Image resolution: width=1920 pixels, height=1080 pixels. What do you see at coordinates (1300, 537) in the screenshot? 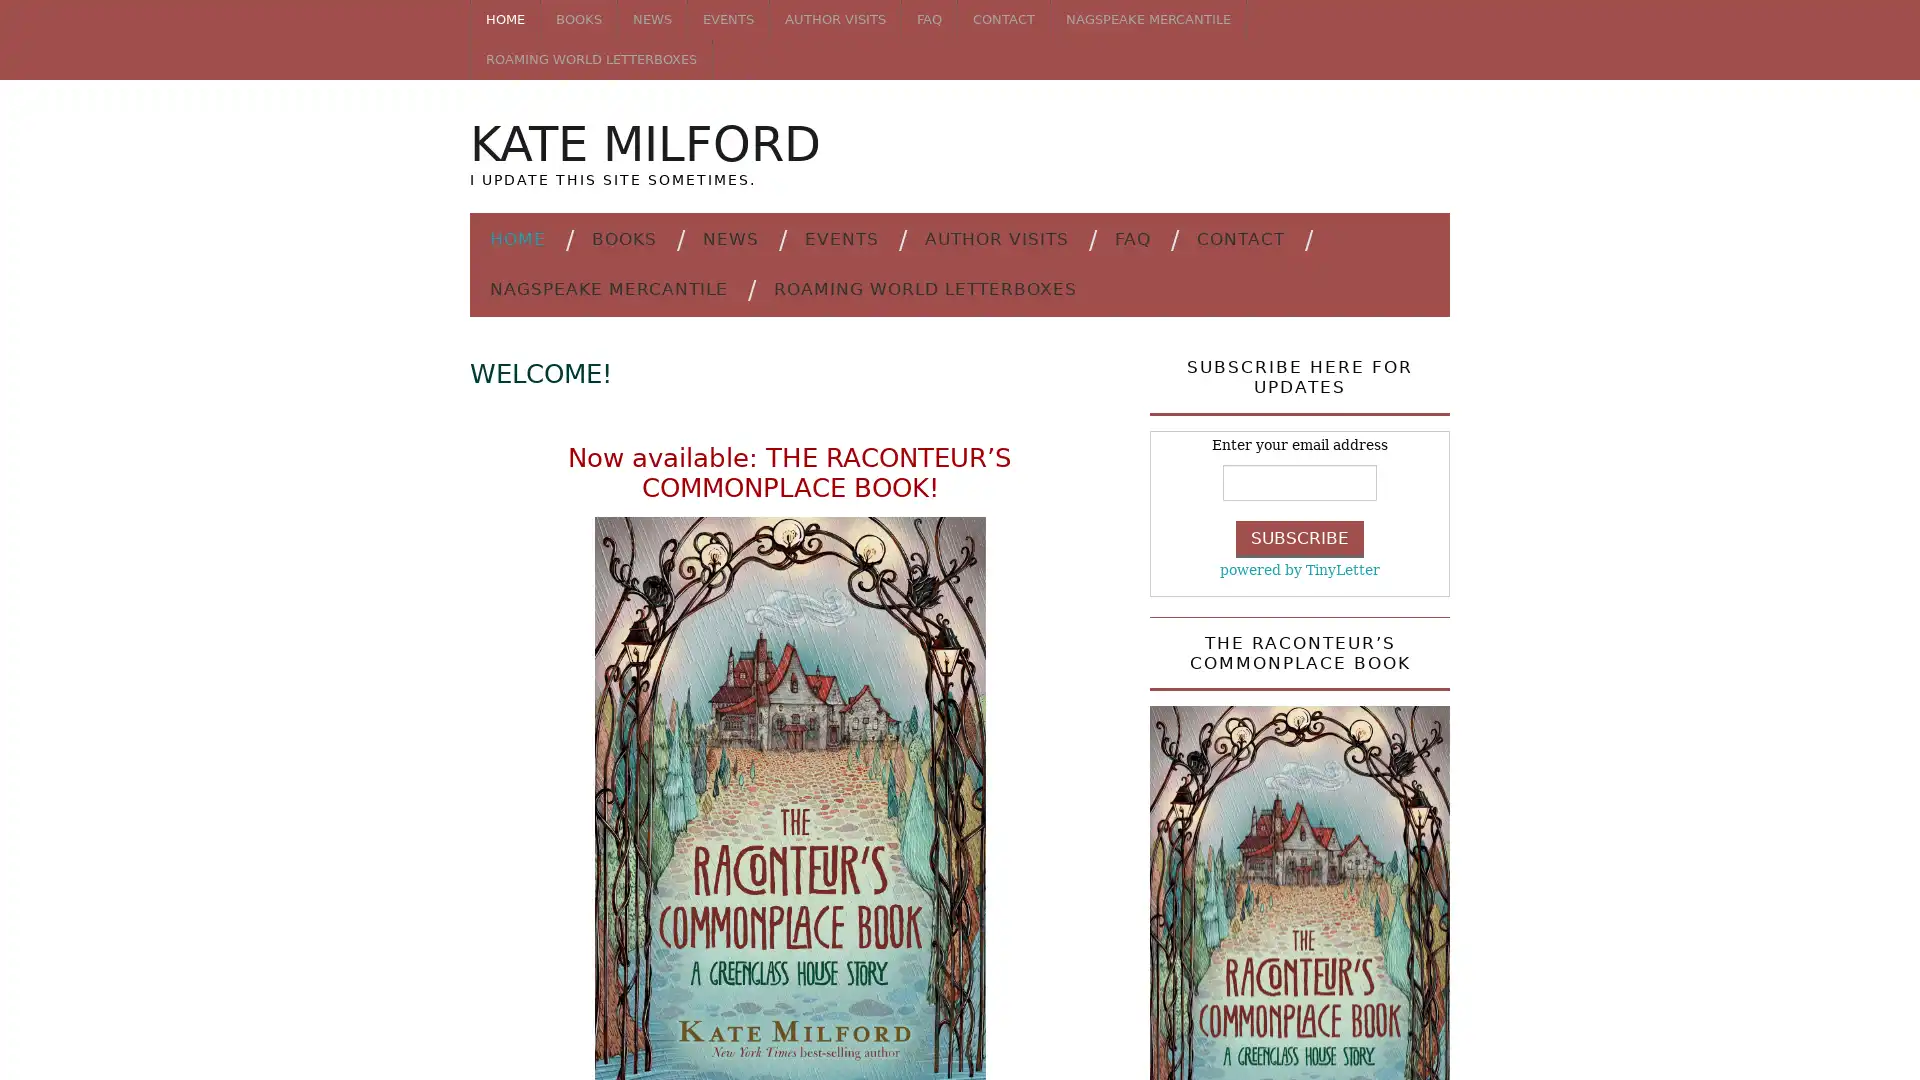
I see `Subscribe` at bounding box center [1300, 537].